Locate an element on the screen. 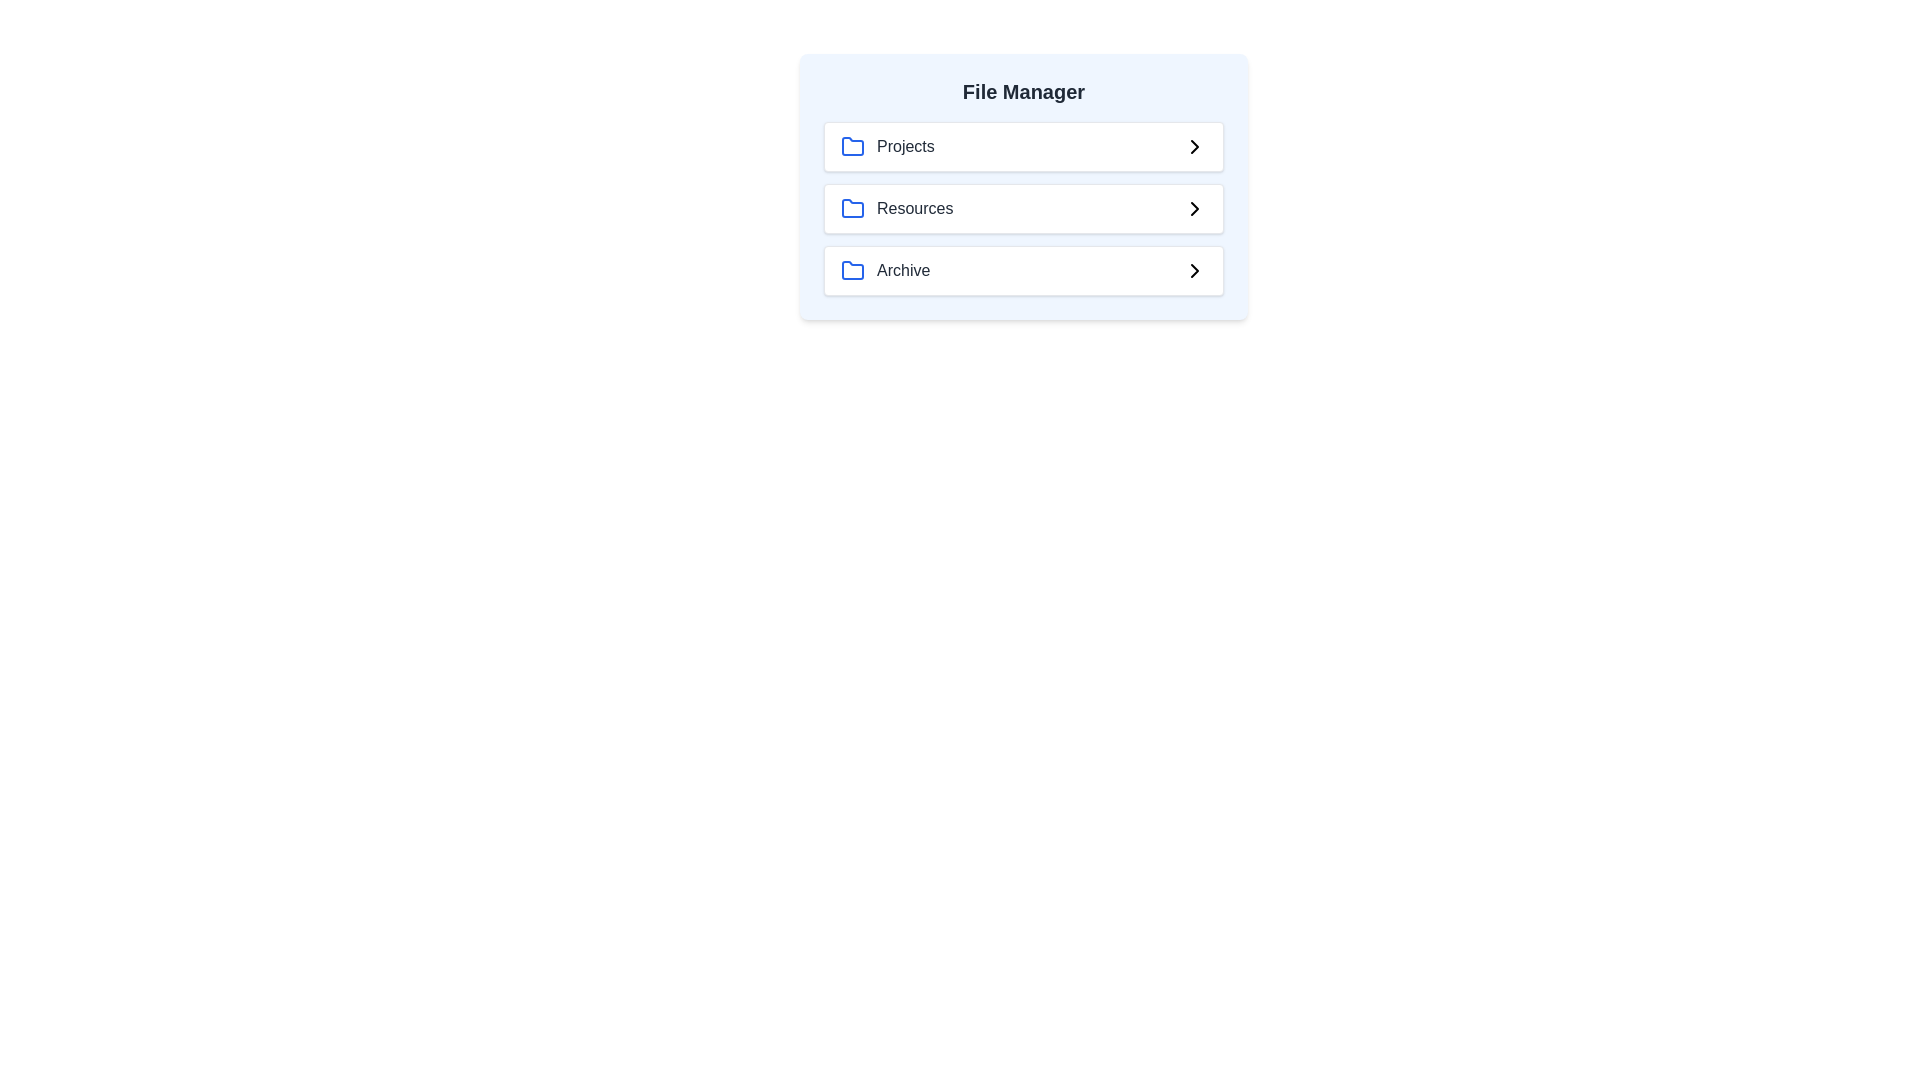  the 'Projects' navigation item, which is the topmost item in the list of navigation options in the File Manager is located at coordinates (1023, 145).